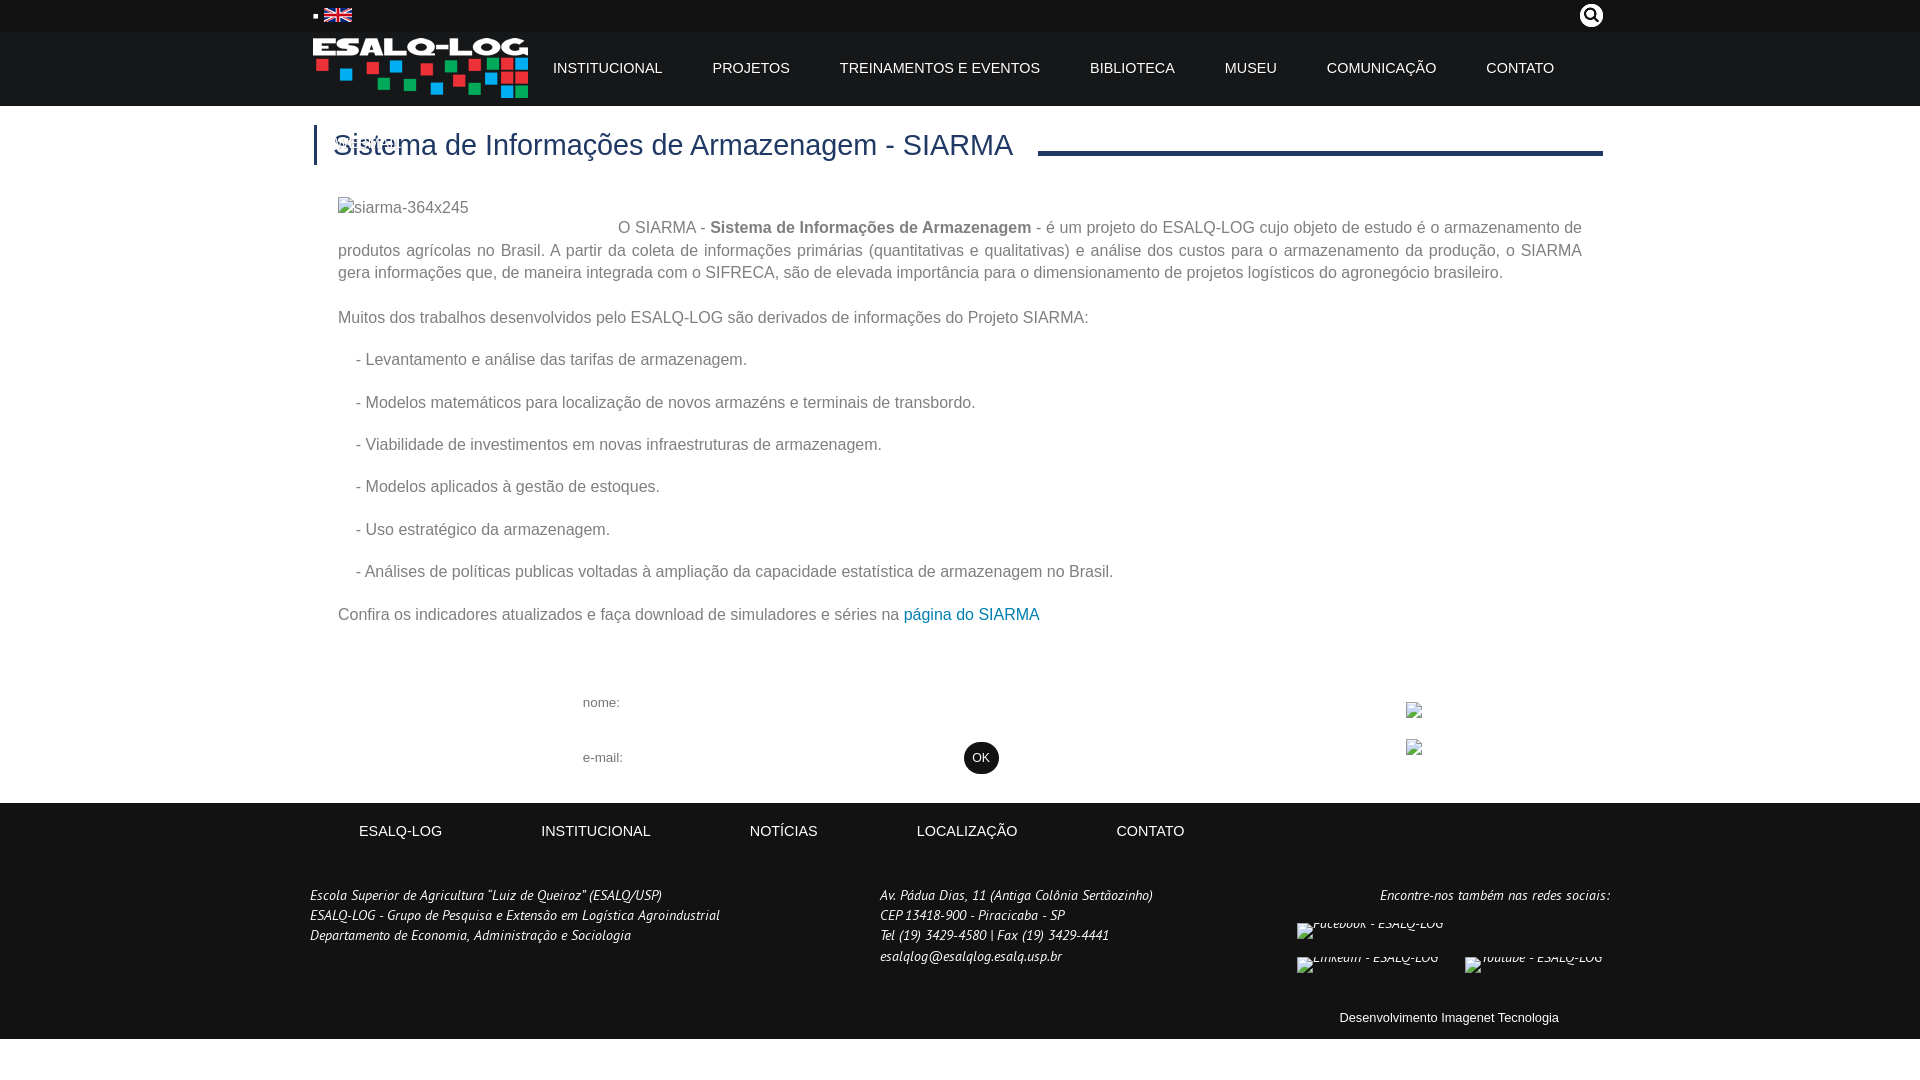 This screenshot has width=1920, height=1080. I want to click on 'Facebook - ESALQ-LOG', so click(1368, 930).